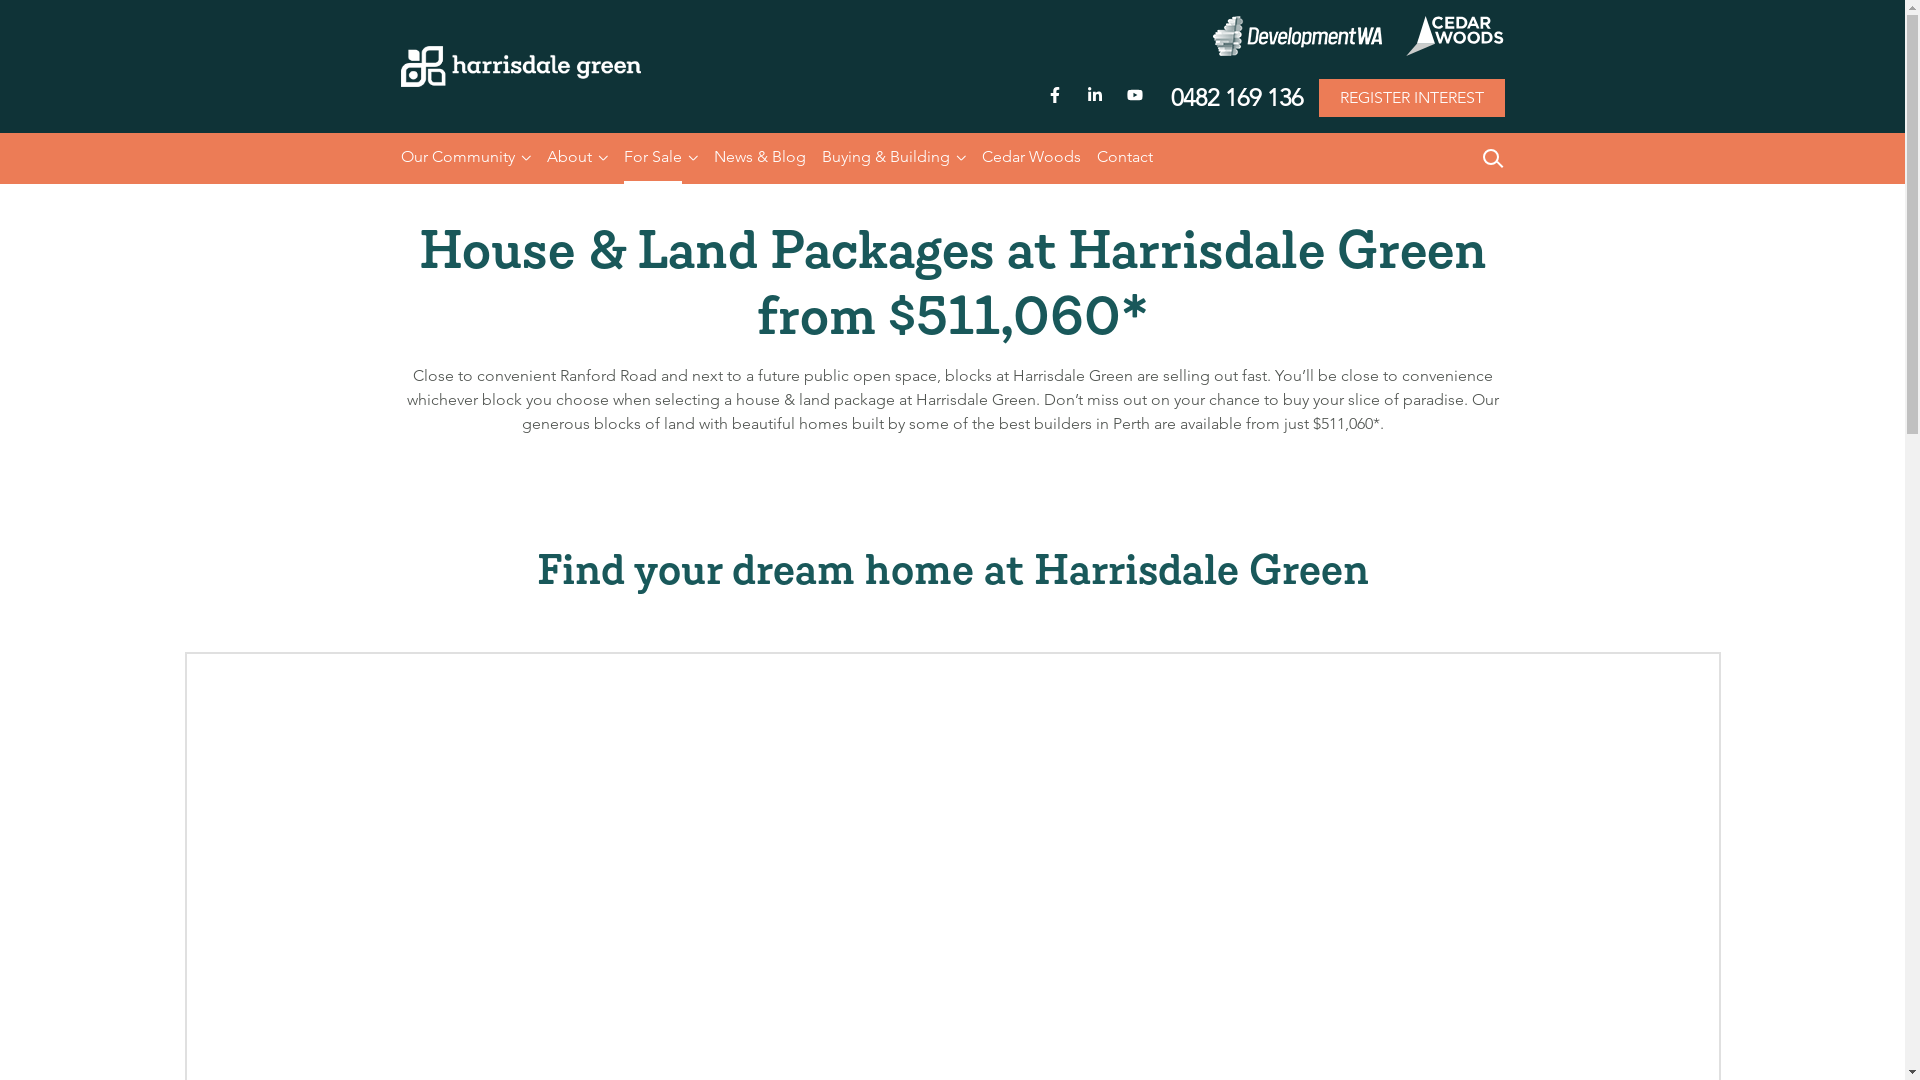 The image size is (1920, 1080). What do you see at coordinates (1123, 157) in the screenshot?
I see `'Contact'` at bounding box center [1123, 157].